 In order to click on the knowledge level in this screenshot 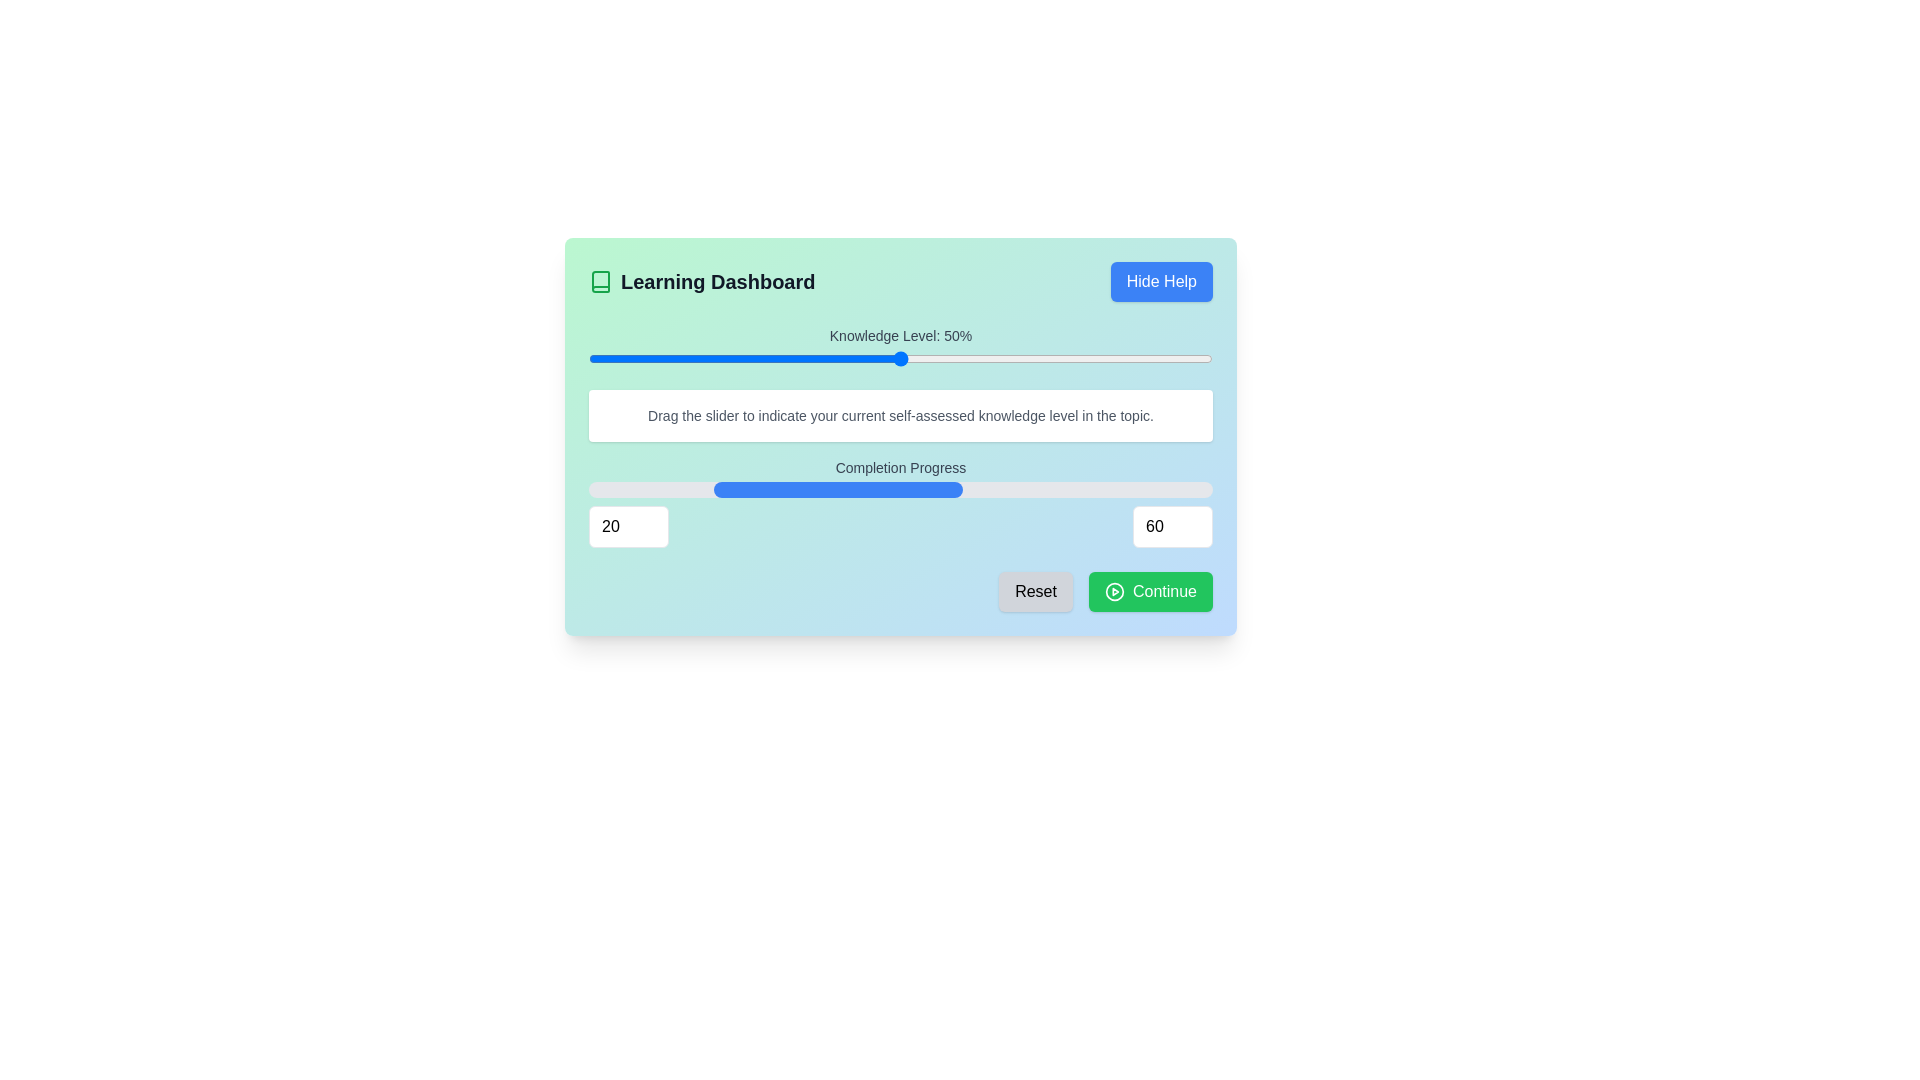, I will do `click(670, 357)`.